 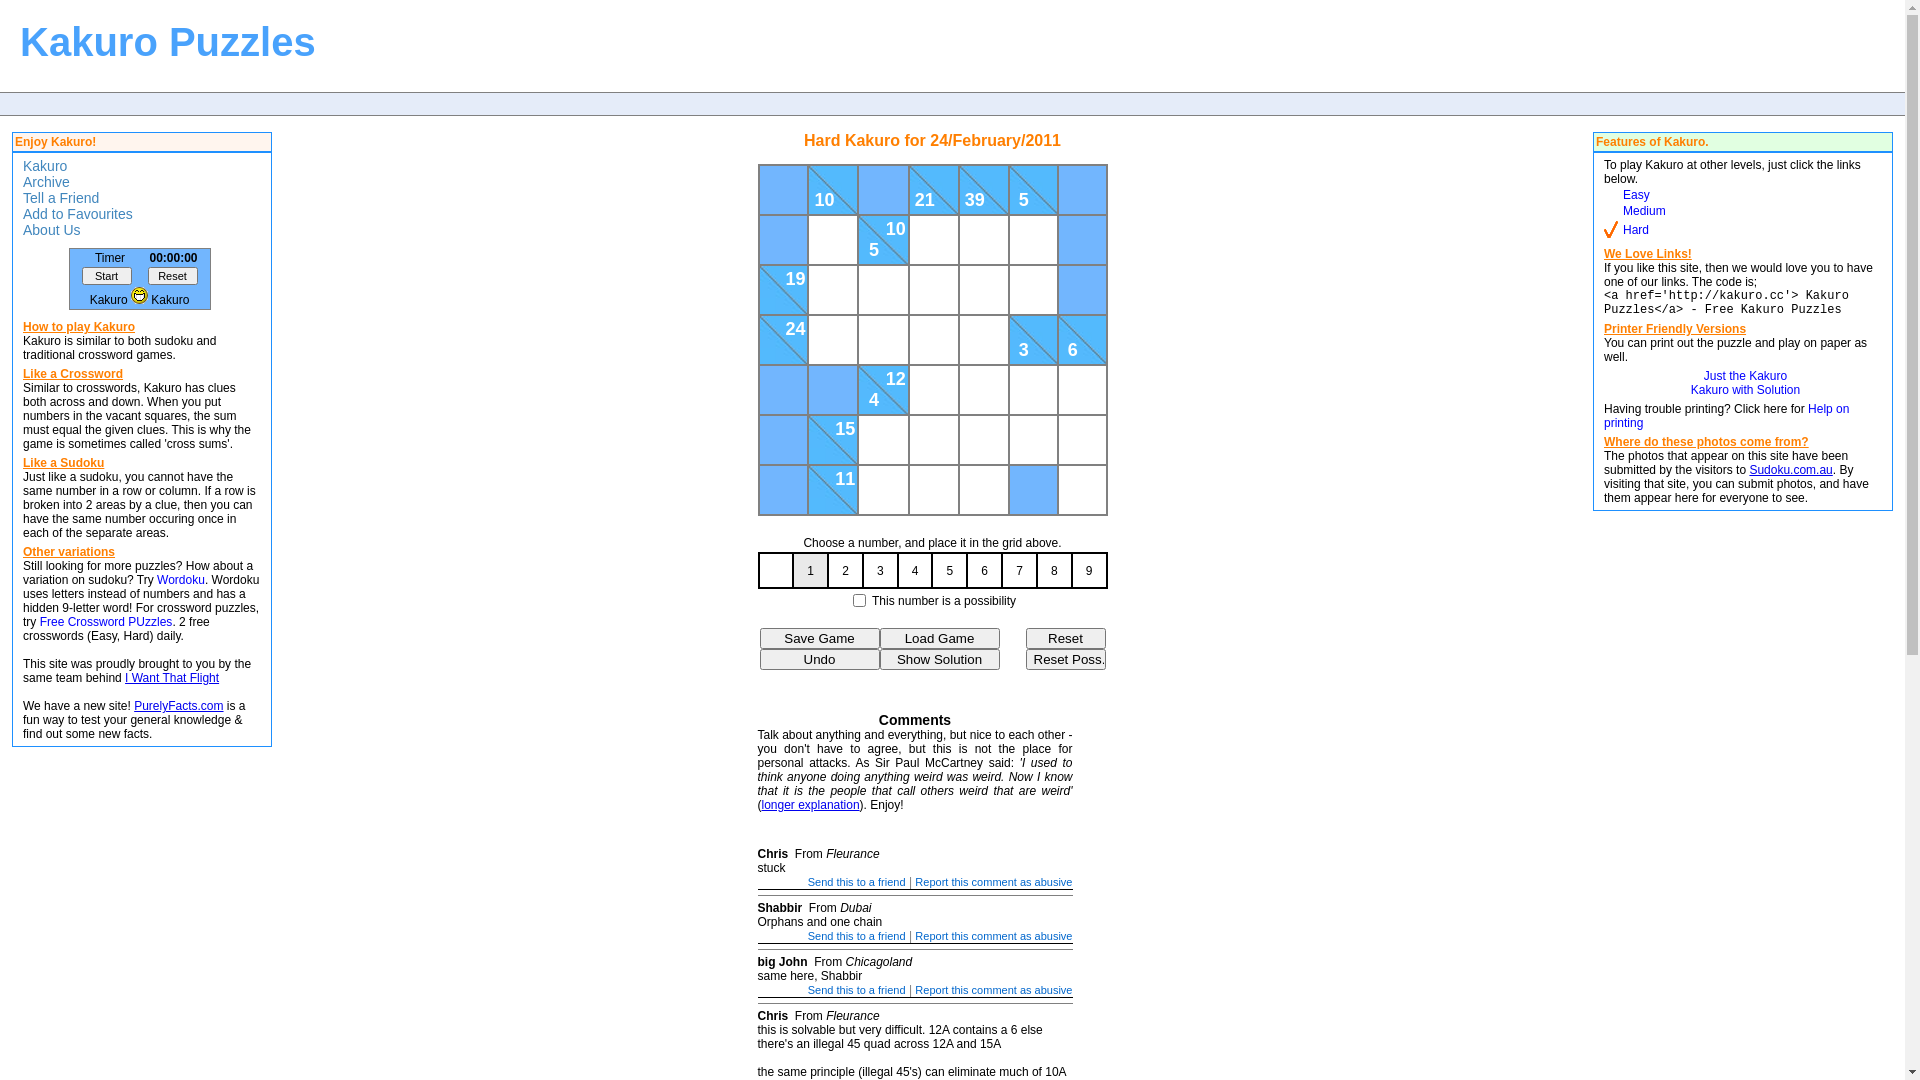 What do you see at coordinates (18, 229) in the screenshot?
I see `'About Us'` at bounding box center [18, 229].